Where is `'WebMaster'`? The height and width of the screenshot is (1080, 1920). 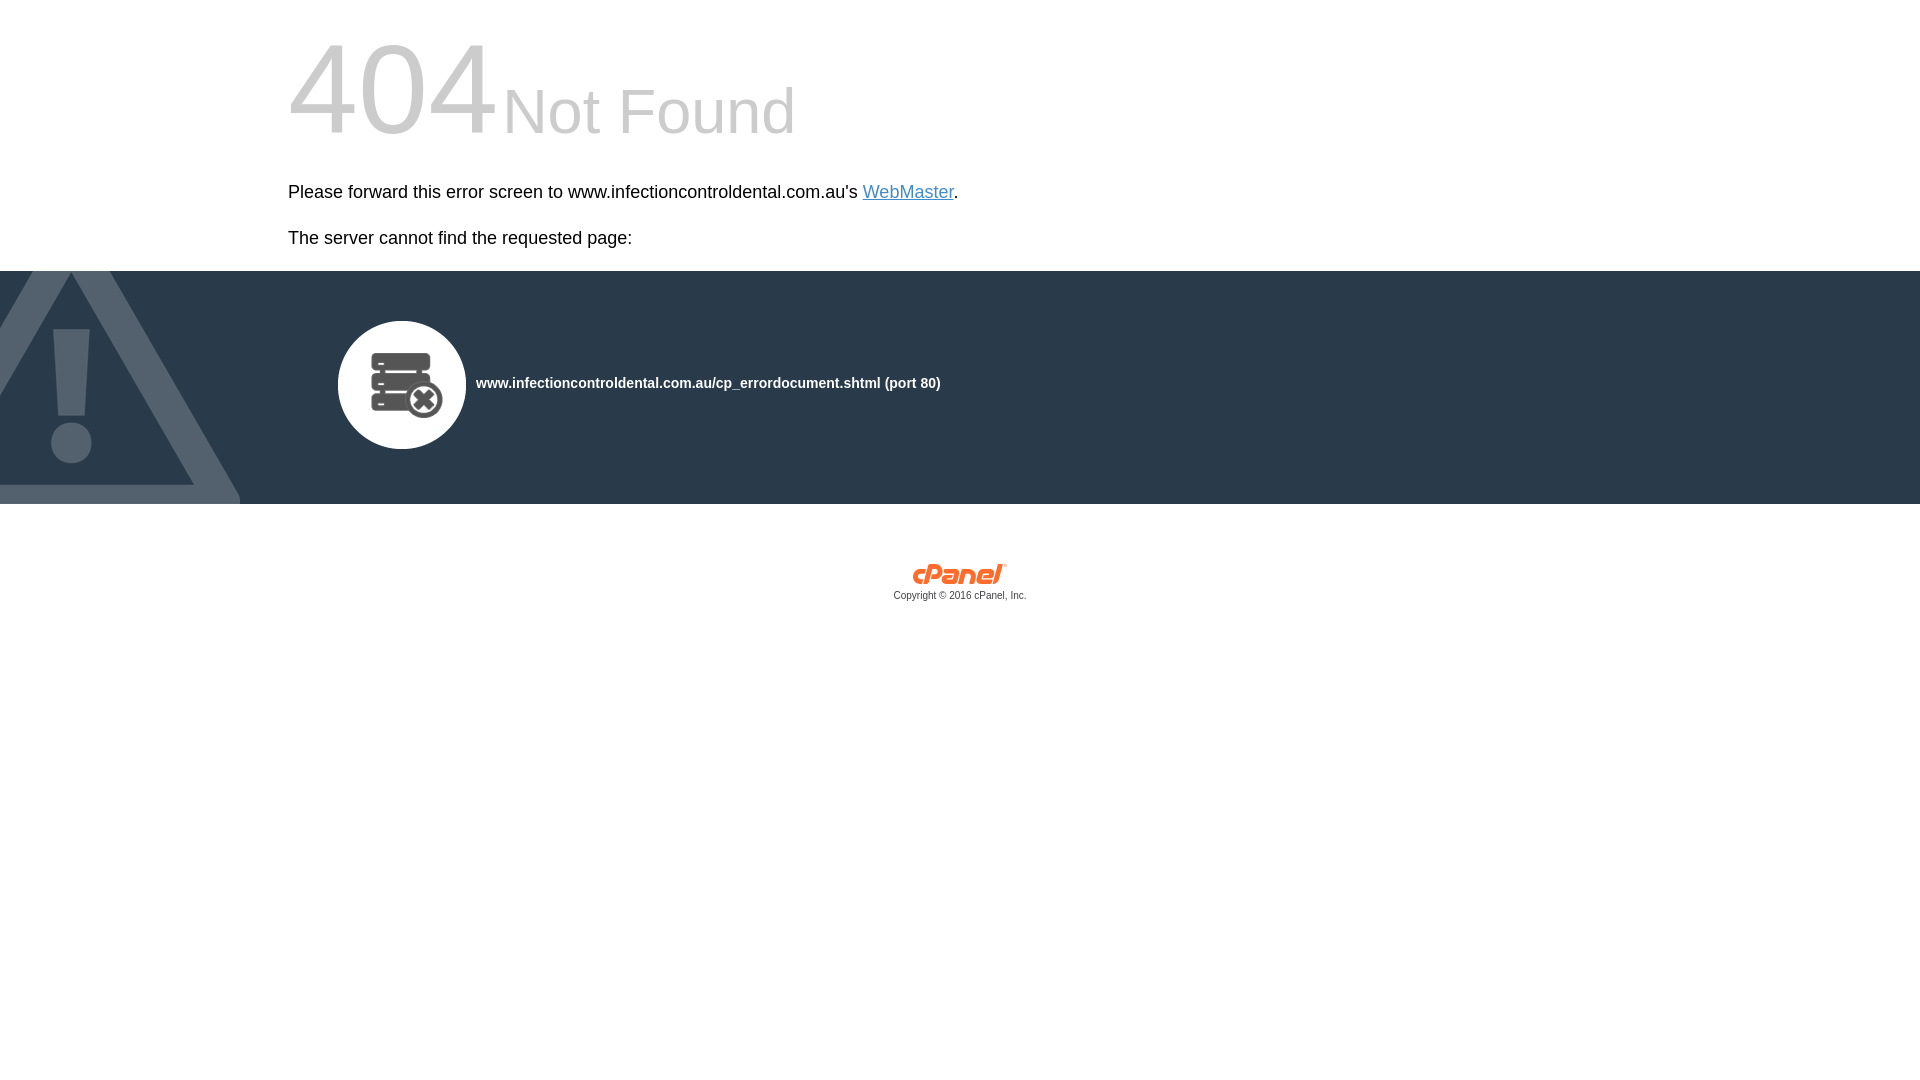
'WebMaster' is located at coordinates (907, 192).